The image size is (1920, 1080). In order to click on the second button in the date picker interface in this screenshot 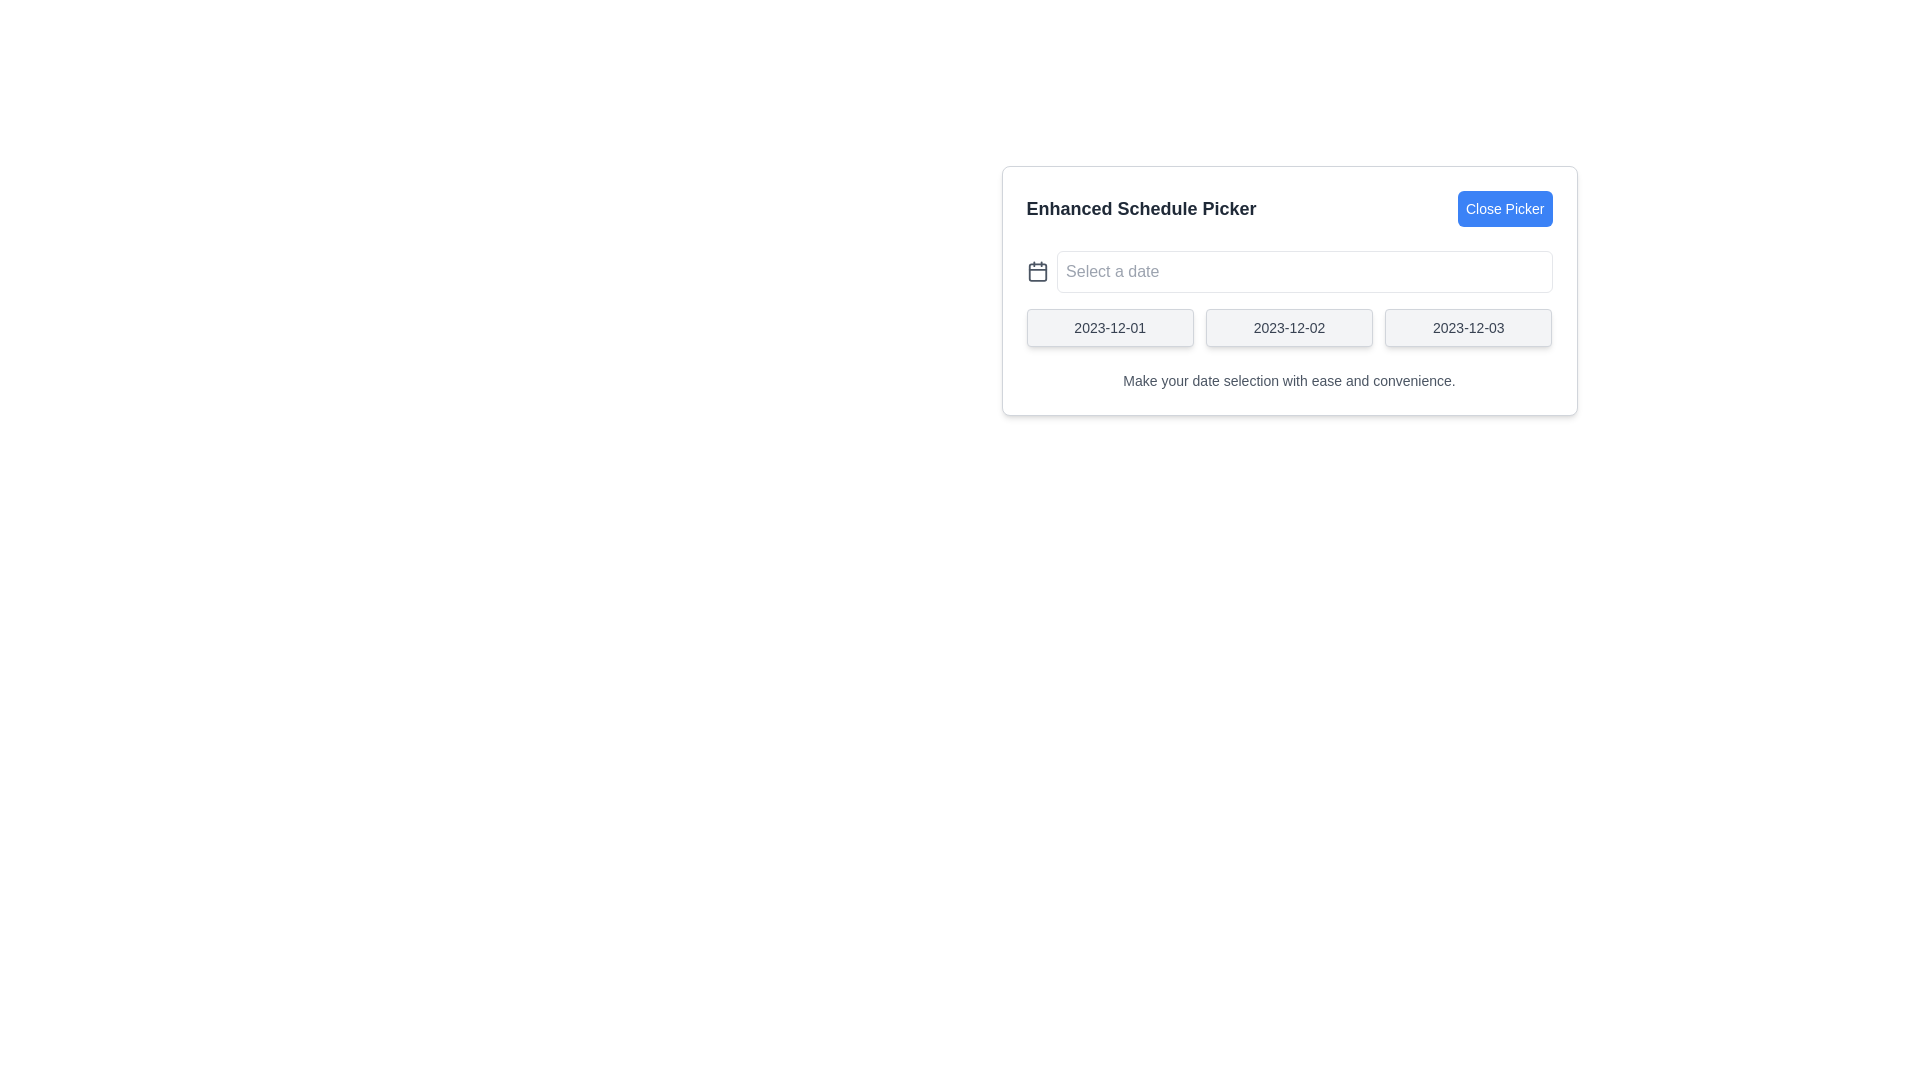, I will do `click(1289, 326)`.